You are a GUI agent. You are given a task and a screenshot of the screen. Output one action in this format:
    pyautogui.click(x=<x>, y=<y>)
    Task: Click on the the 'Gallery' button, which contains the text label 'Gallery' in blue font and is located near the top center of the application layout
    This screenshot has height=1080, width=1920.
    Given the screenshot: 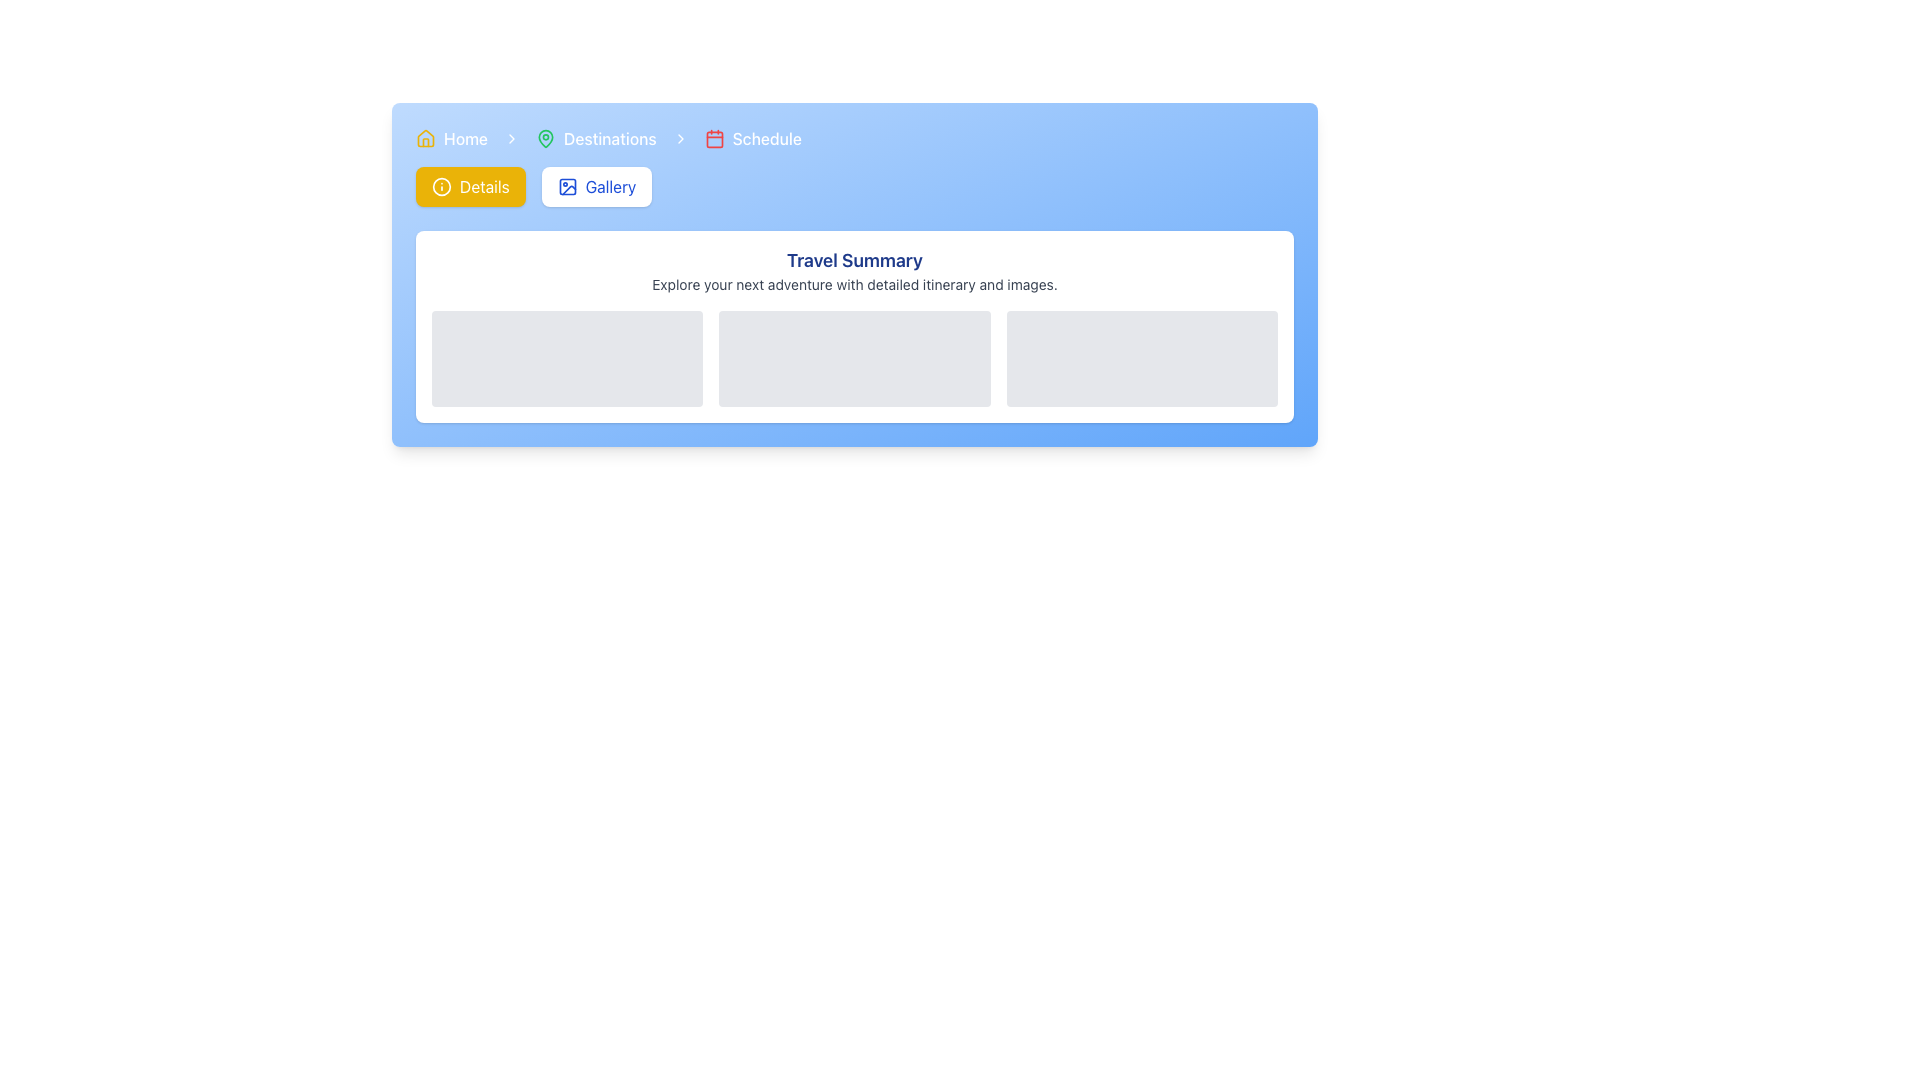 What is the action you would take?
    pyautogui.click(x=609, y=186)
    